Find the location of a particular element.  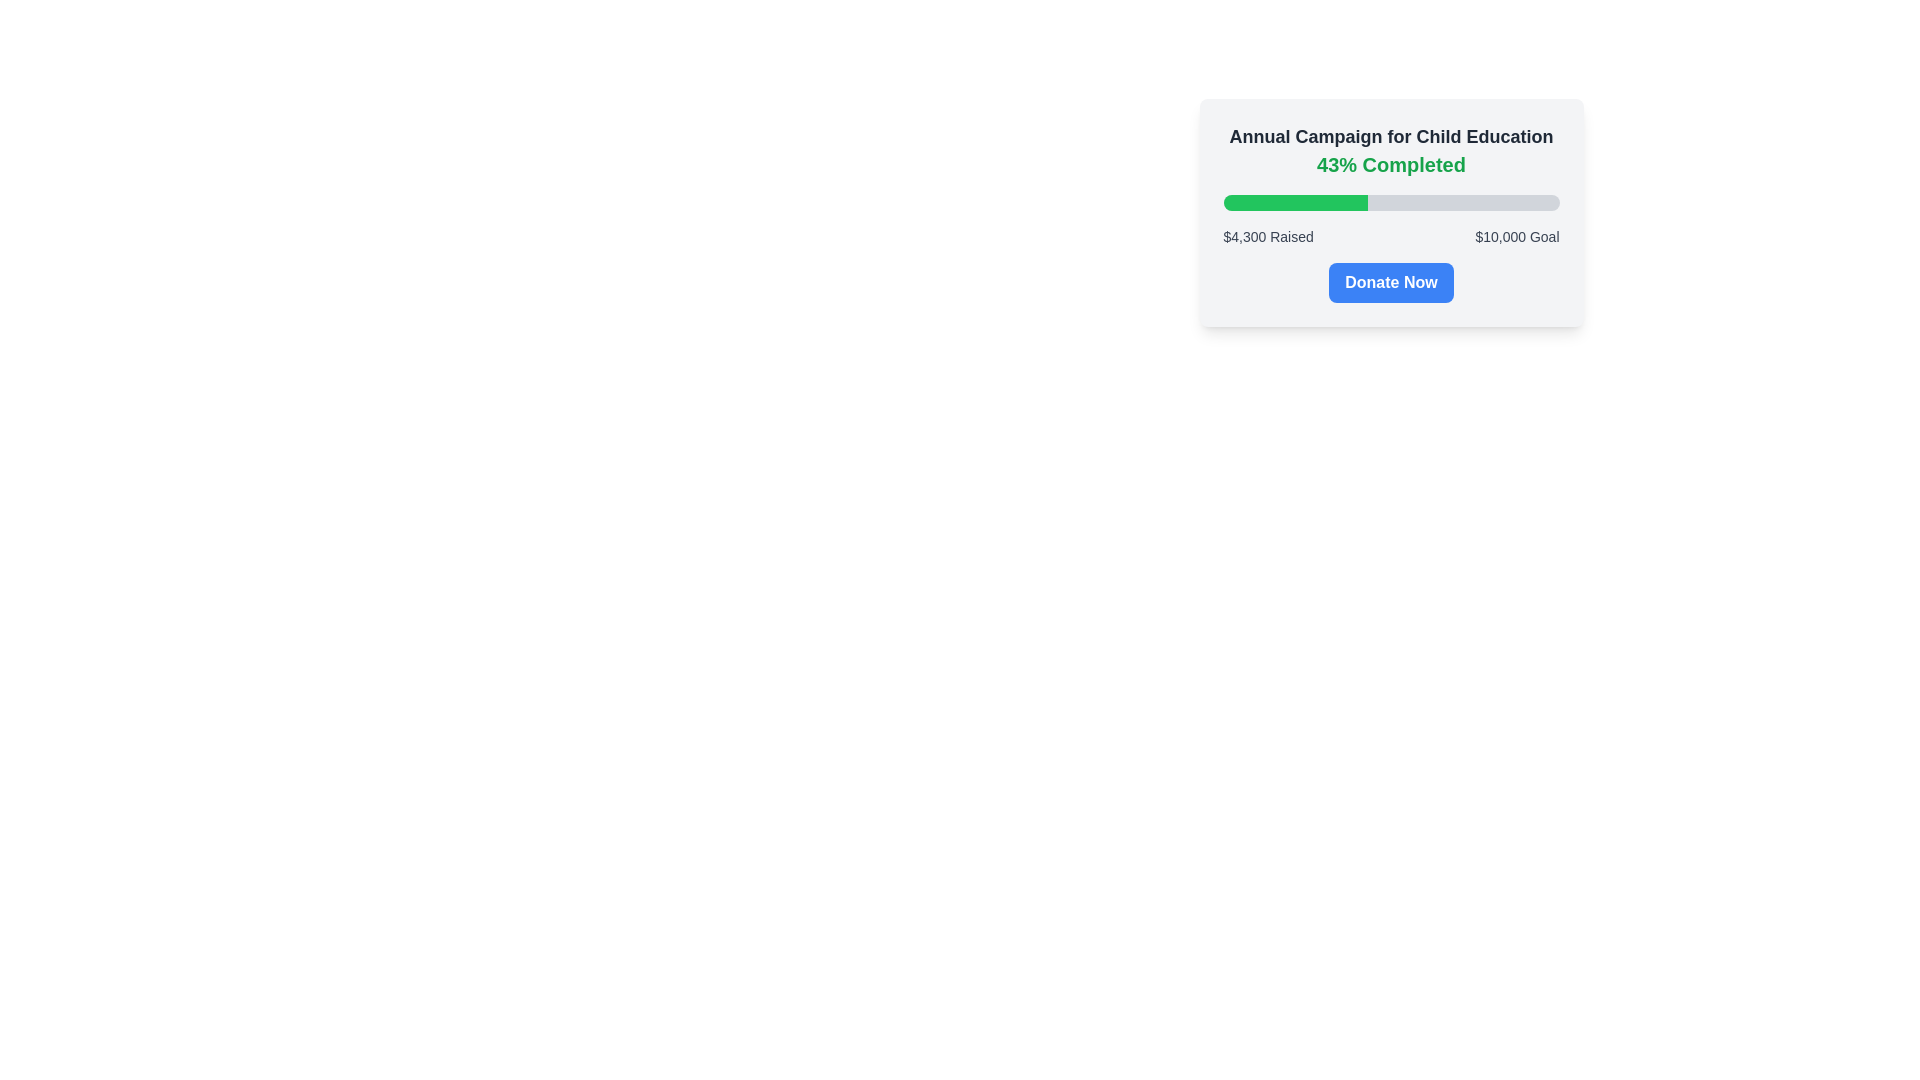

the completion level of the progress bar, which is a horizontal bar with a light gray background and a green section indicating progress, located below the '43% Completed' text and above the financial goal information is located at coordinates (1390, 203).